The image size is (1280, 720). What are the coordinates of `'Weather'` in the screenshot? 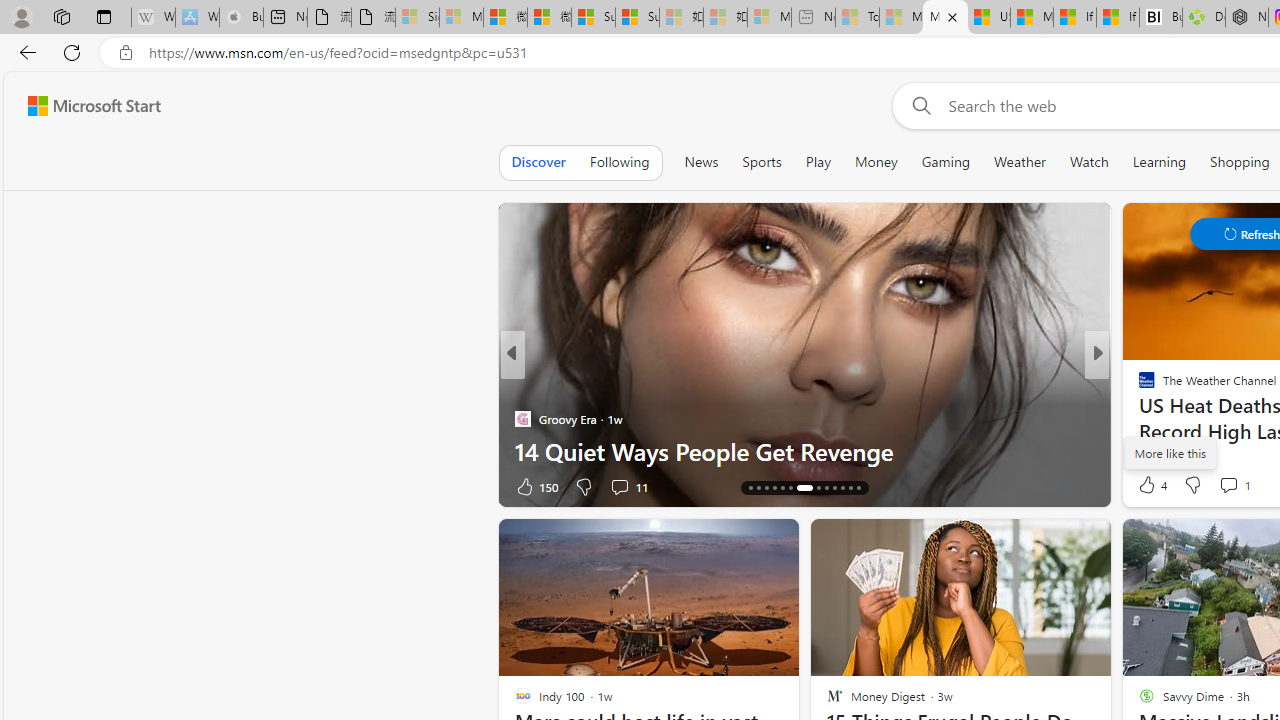 It's located at (1020, 161).